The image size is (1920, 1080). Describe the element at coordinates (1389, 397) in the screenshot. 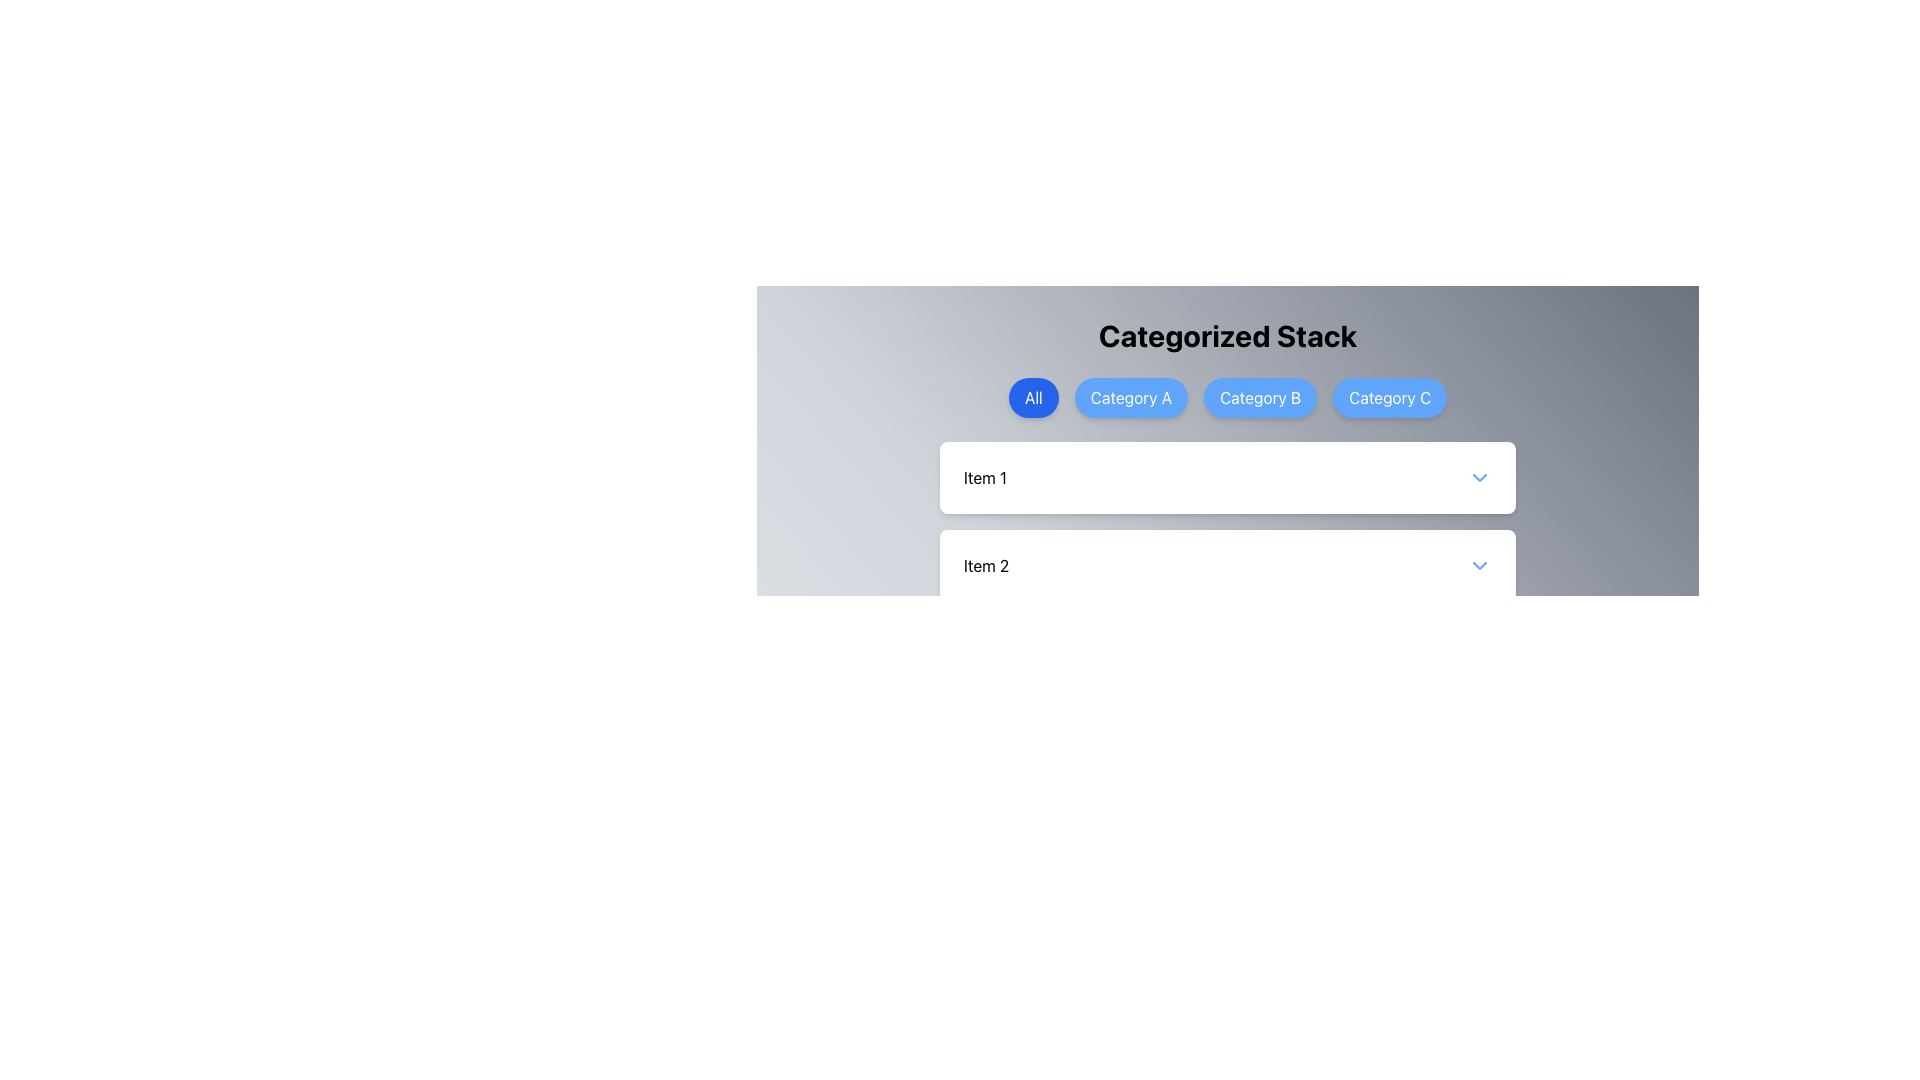

I see `the blue, rounded button labeled 'Category C' to filter items by Category C` at that location.